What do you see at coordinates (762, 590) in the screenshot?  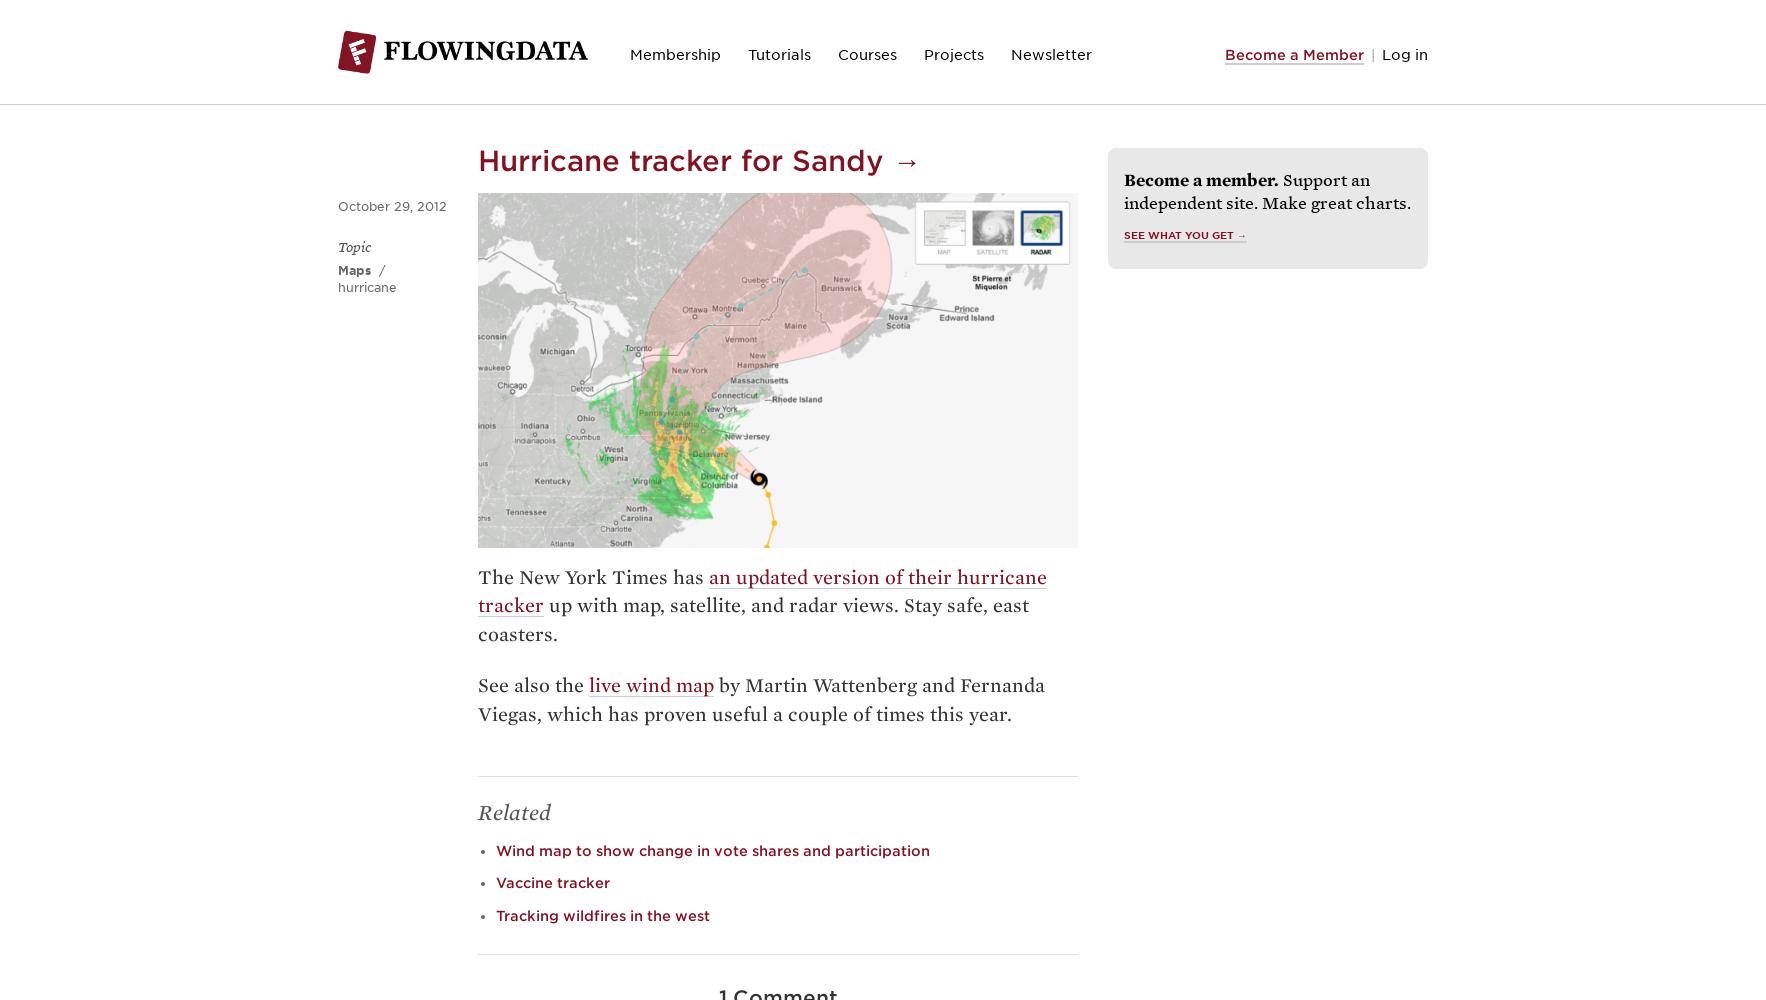 I see `'an updated version of their hurricane tracker'` at bounding box center [762, 590].